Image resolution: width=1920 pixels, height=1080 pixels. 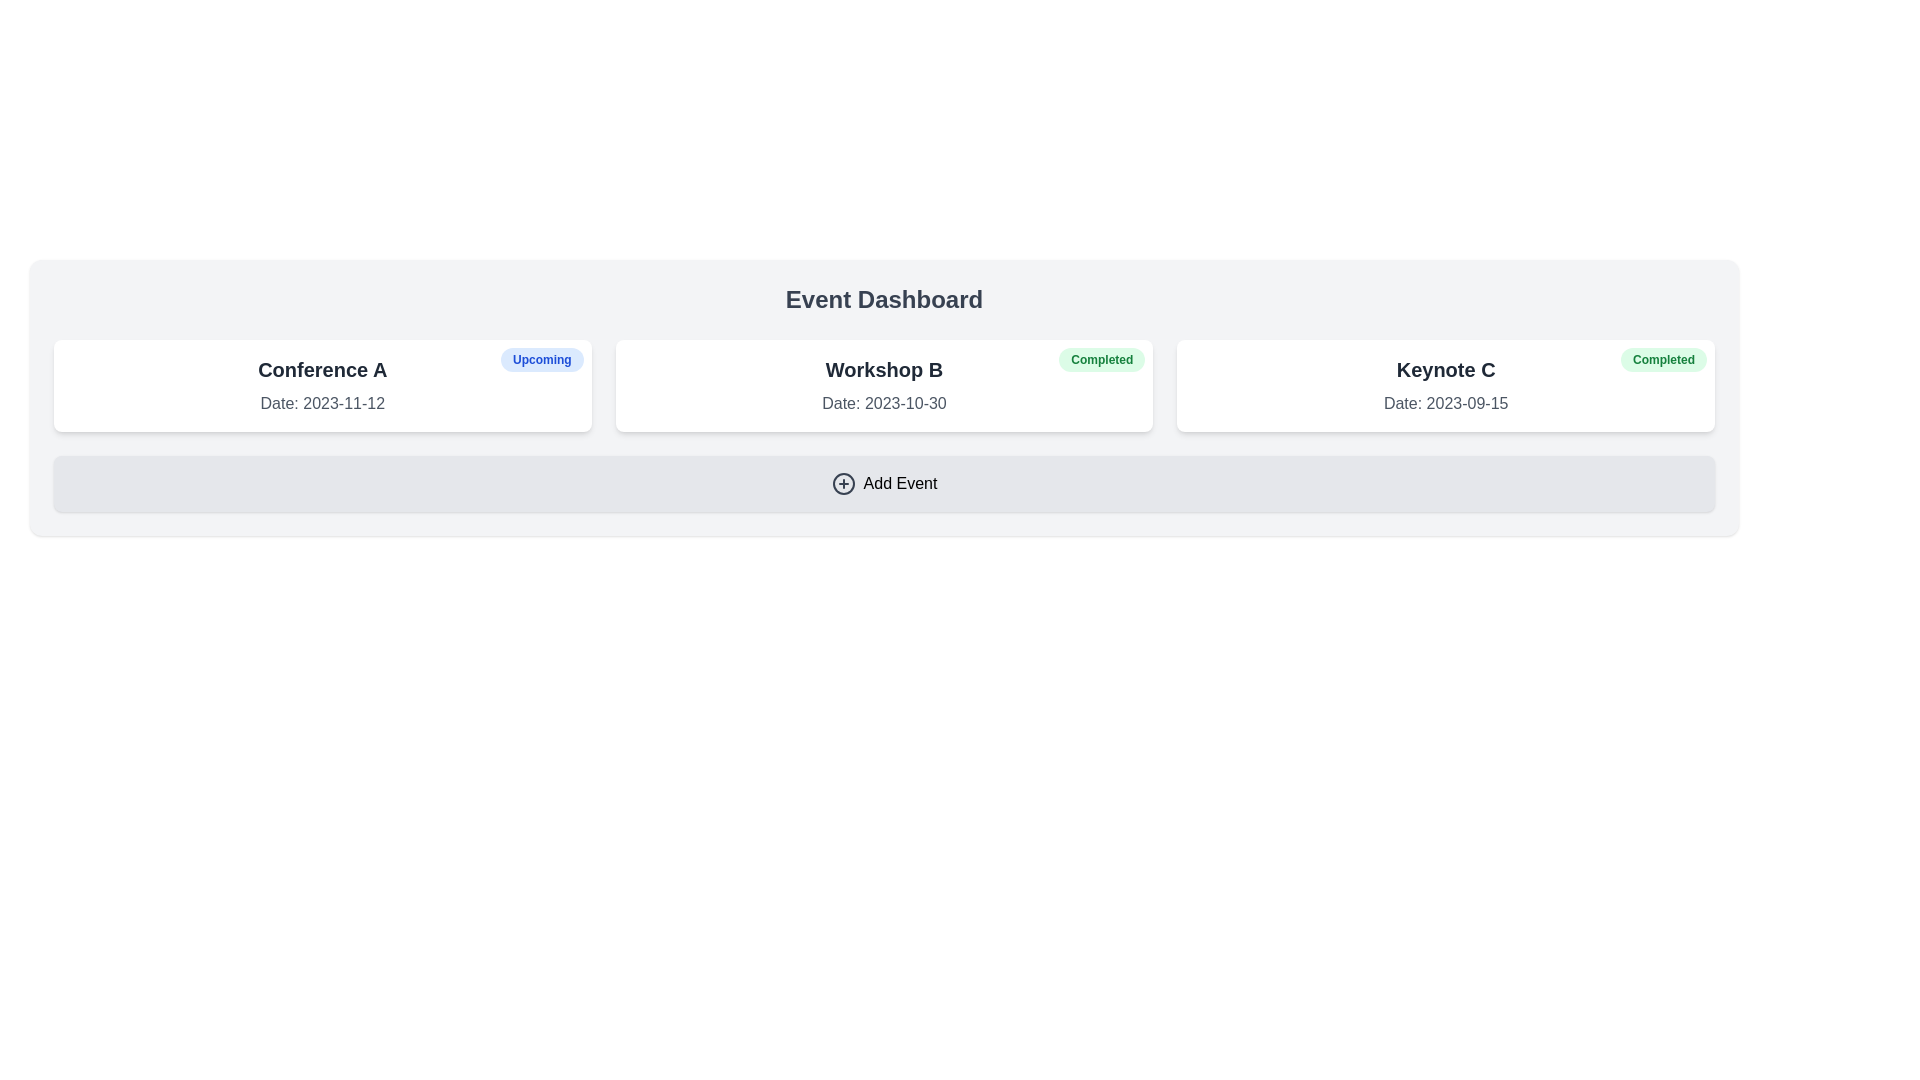 I want to click on the event summary card displaying 'Workshop B', which is the second card in a horizontal grid layout, providing details about the event's name, date, and completion status, so click(x=883, y=385).